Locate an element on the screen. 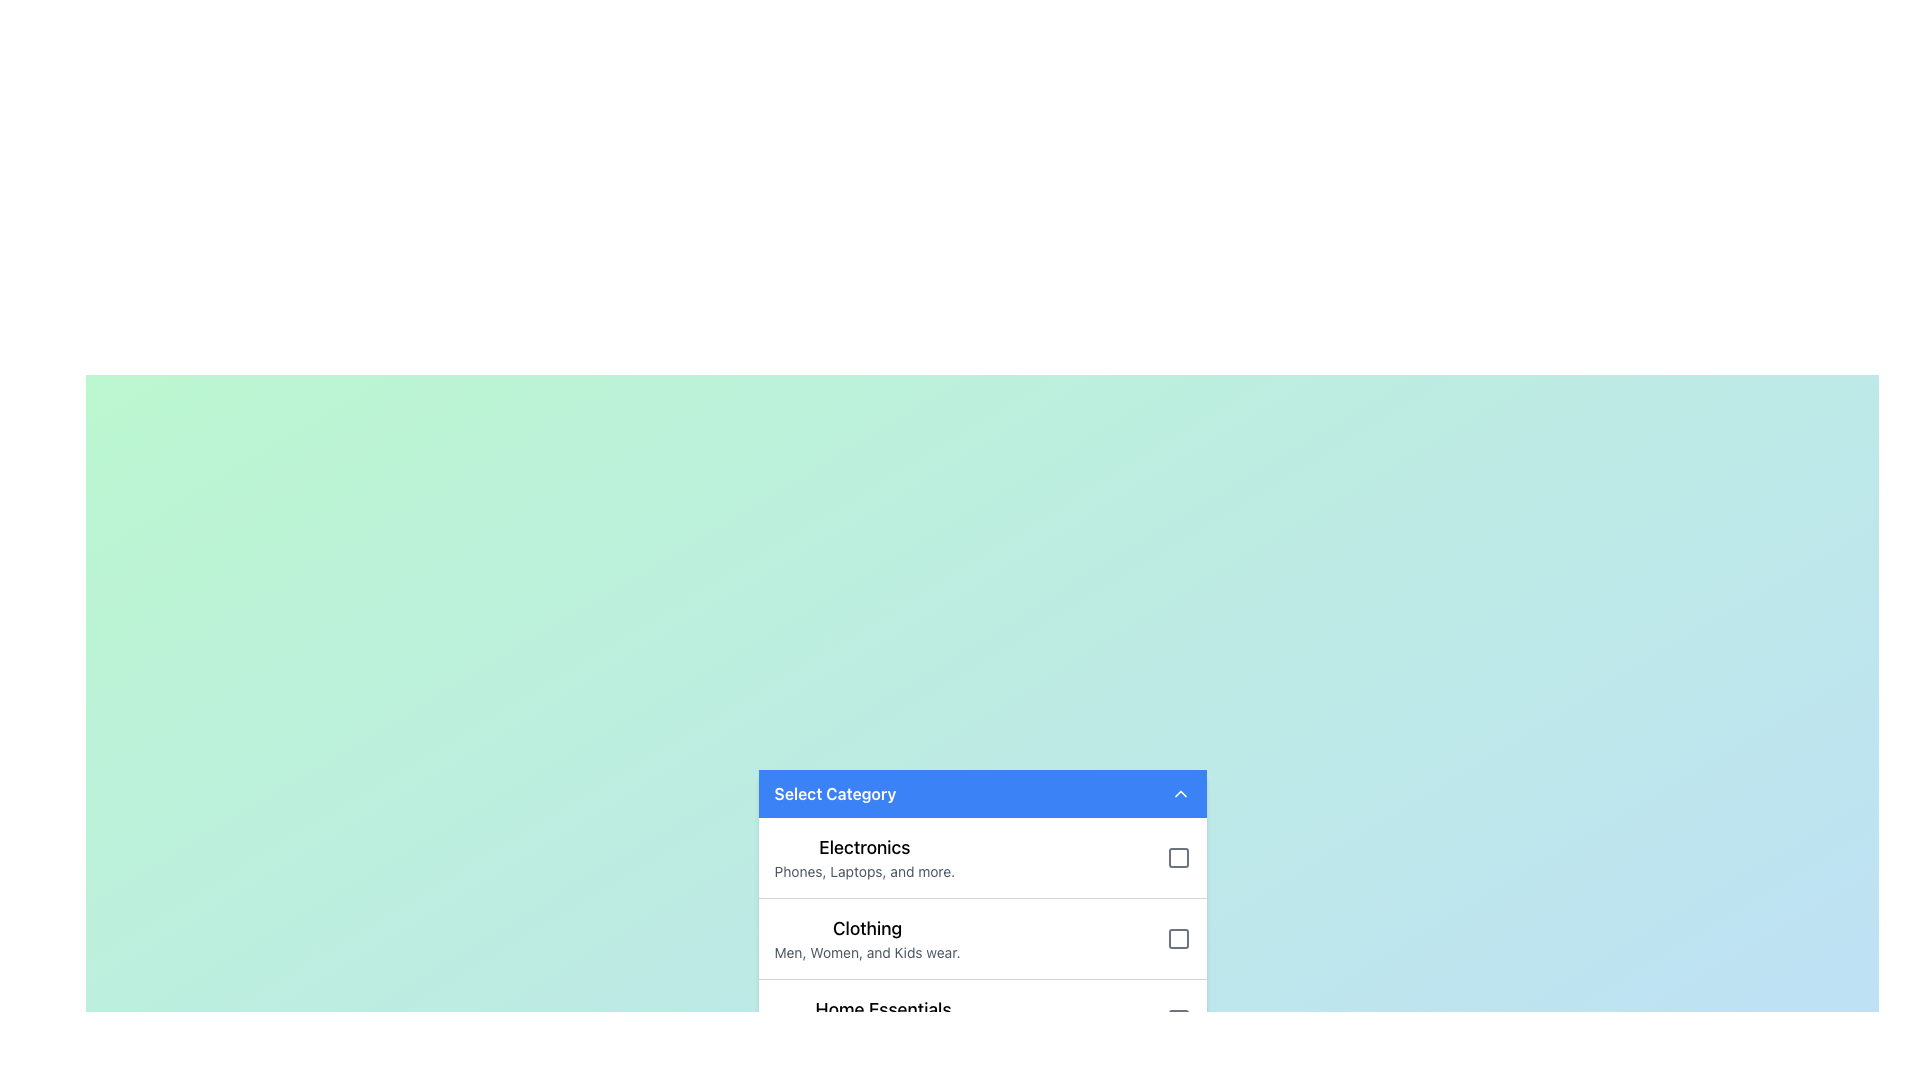 This screenshot has width=1920, height=1080. the text label that reads 'Men, Women, and Kids wear.', which is styled with a smaller font size and gray color, positioned below the bold text 'Clothing' within a category card is located at coordinates (867, 951).